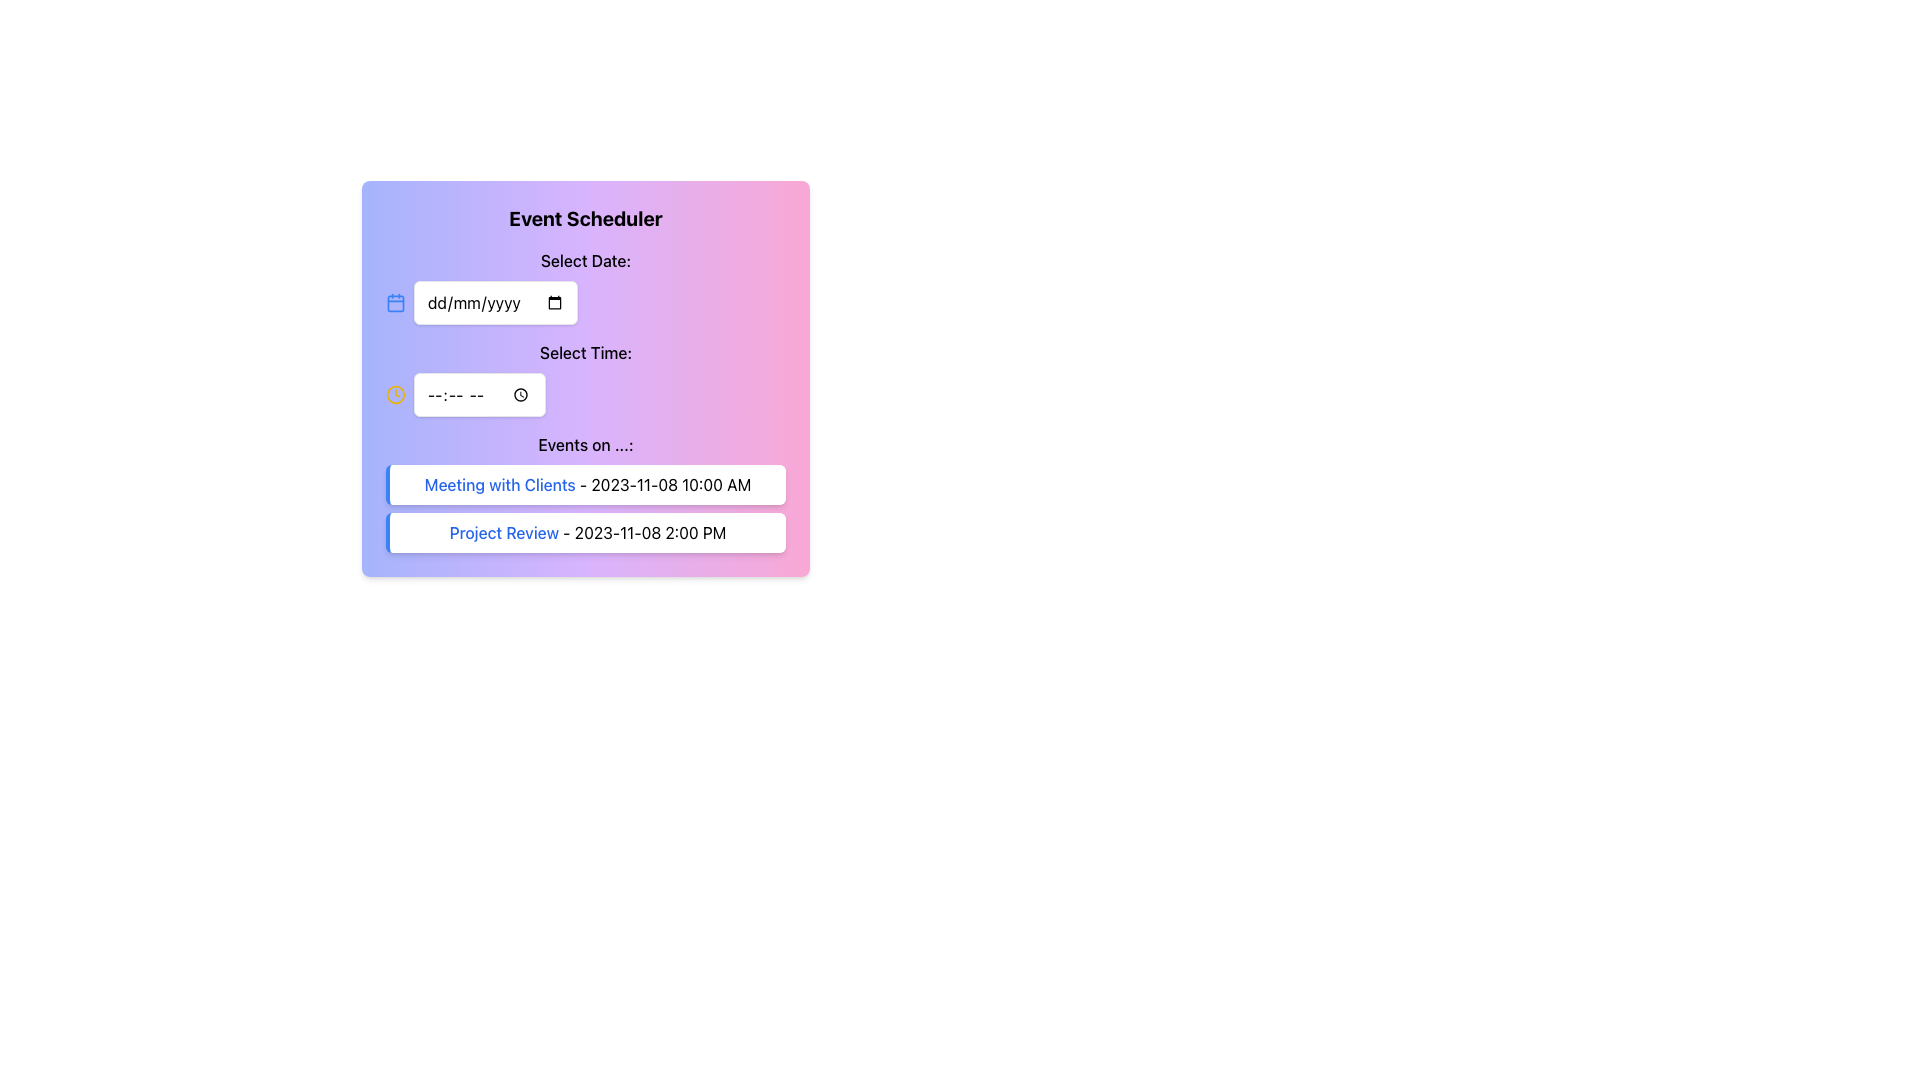 This screenshot has height=1080, width=1920. Describe the element at coordinates (395, 394) in the screenshot. I see `the yellow clock icon with circular outline and clock hands` at that location.